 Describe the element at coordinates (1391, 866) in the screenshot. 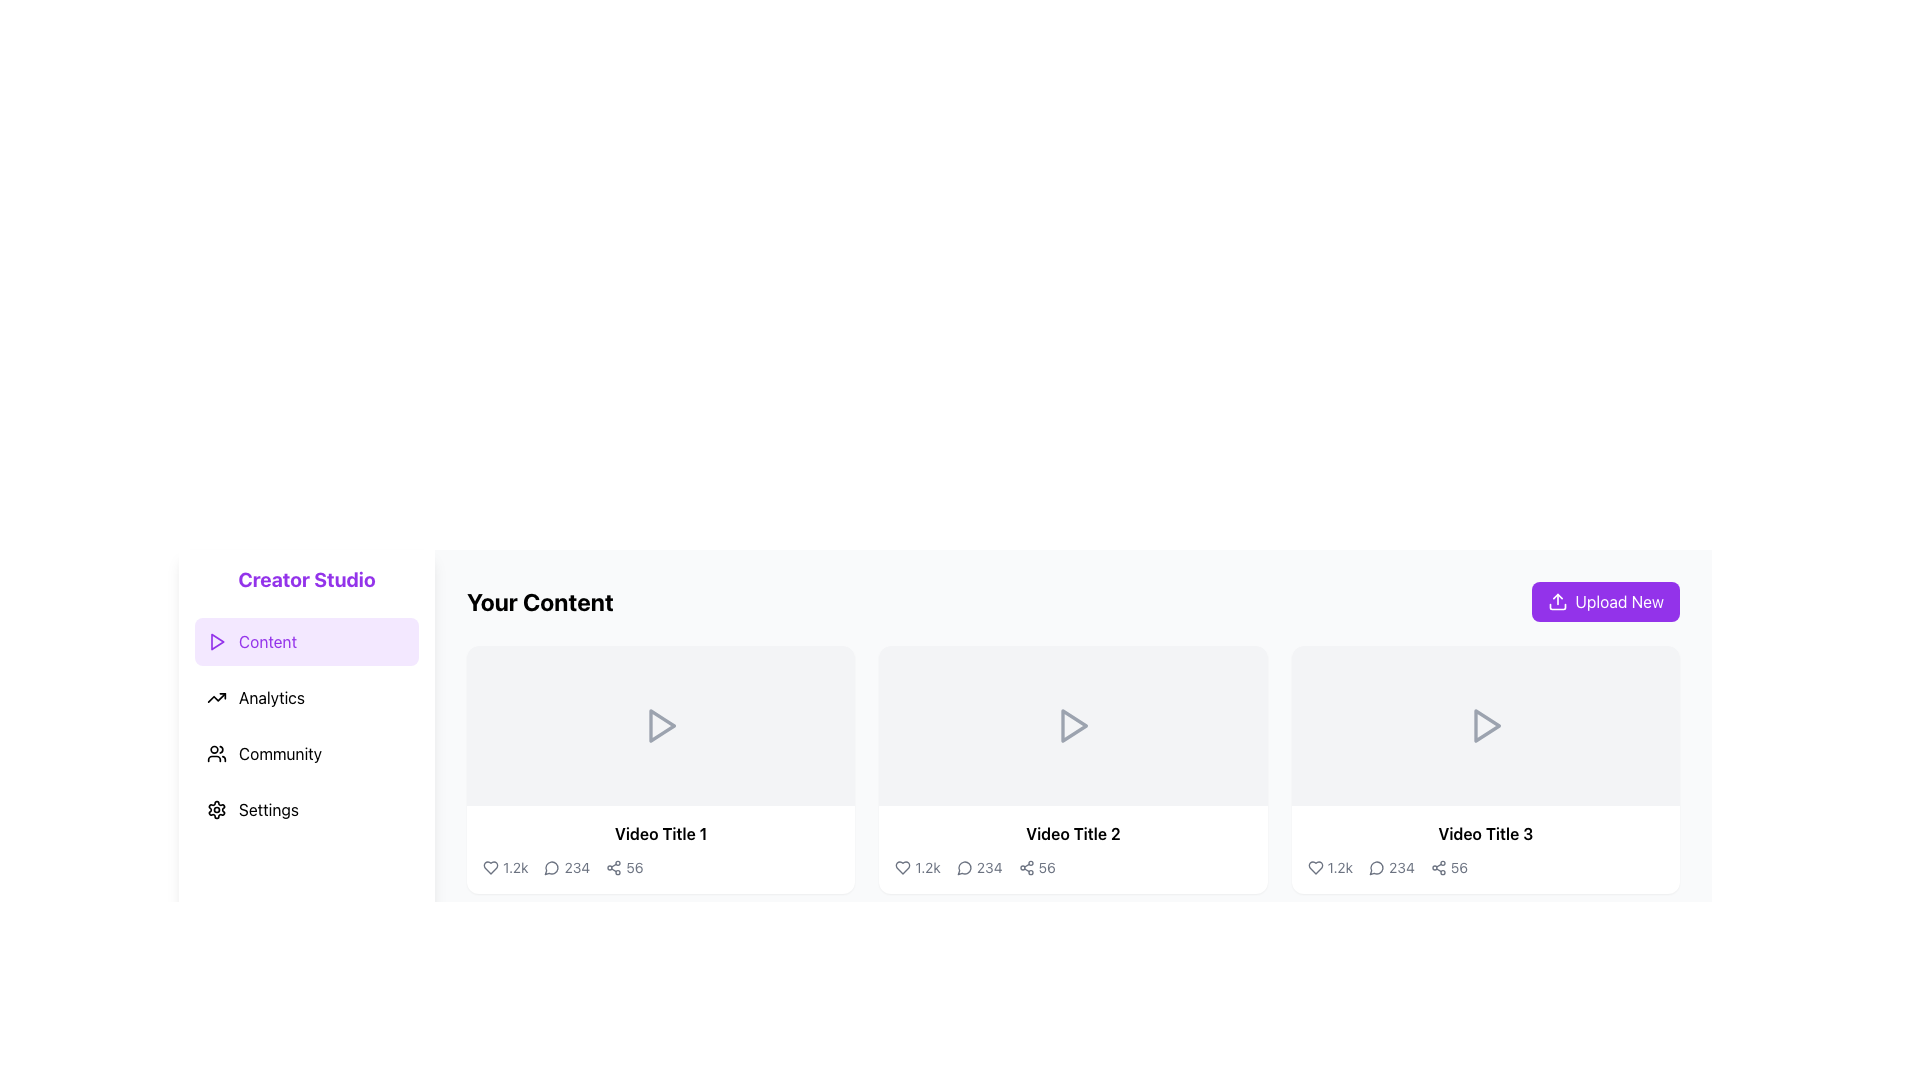

I see `the comment count display element located beneath 'Video Title 3', which shows the number of comments associated with the video` at that location.